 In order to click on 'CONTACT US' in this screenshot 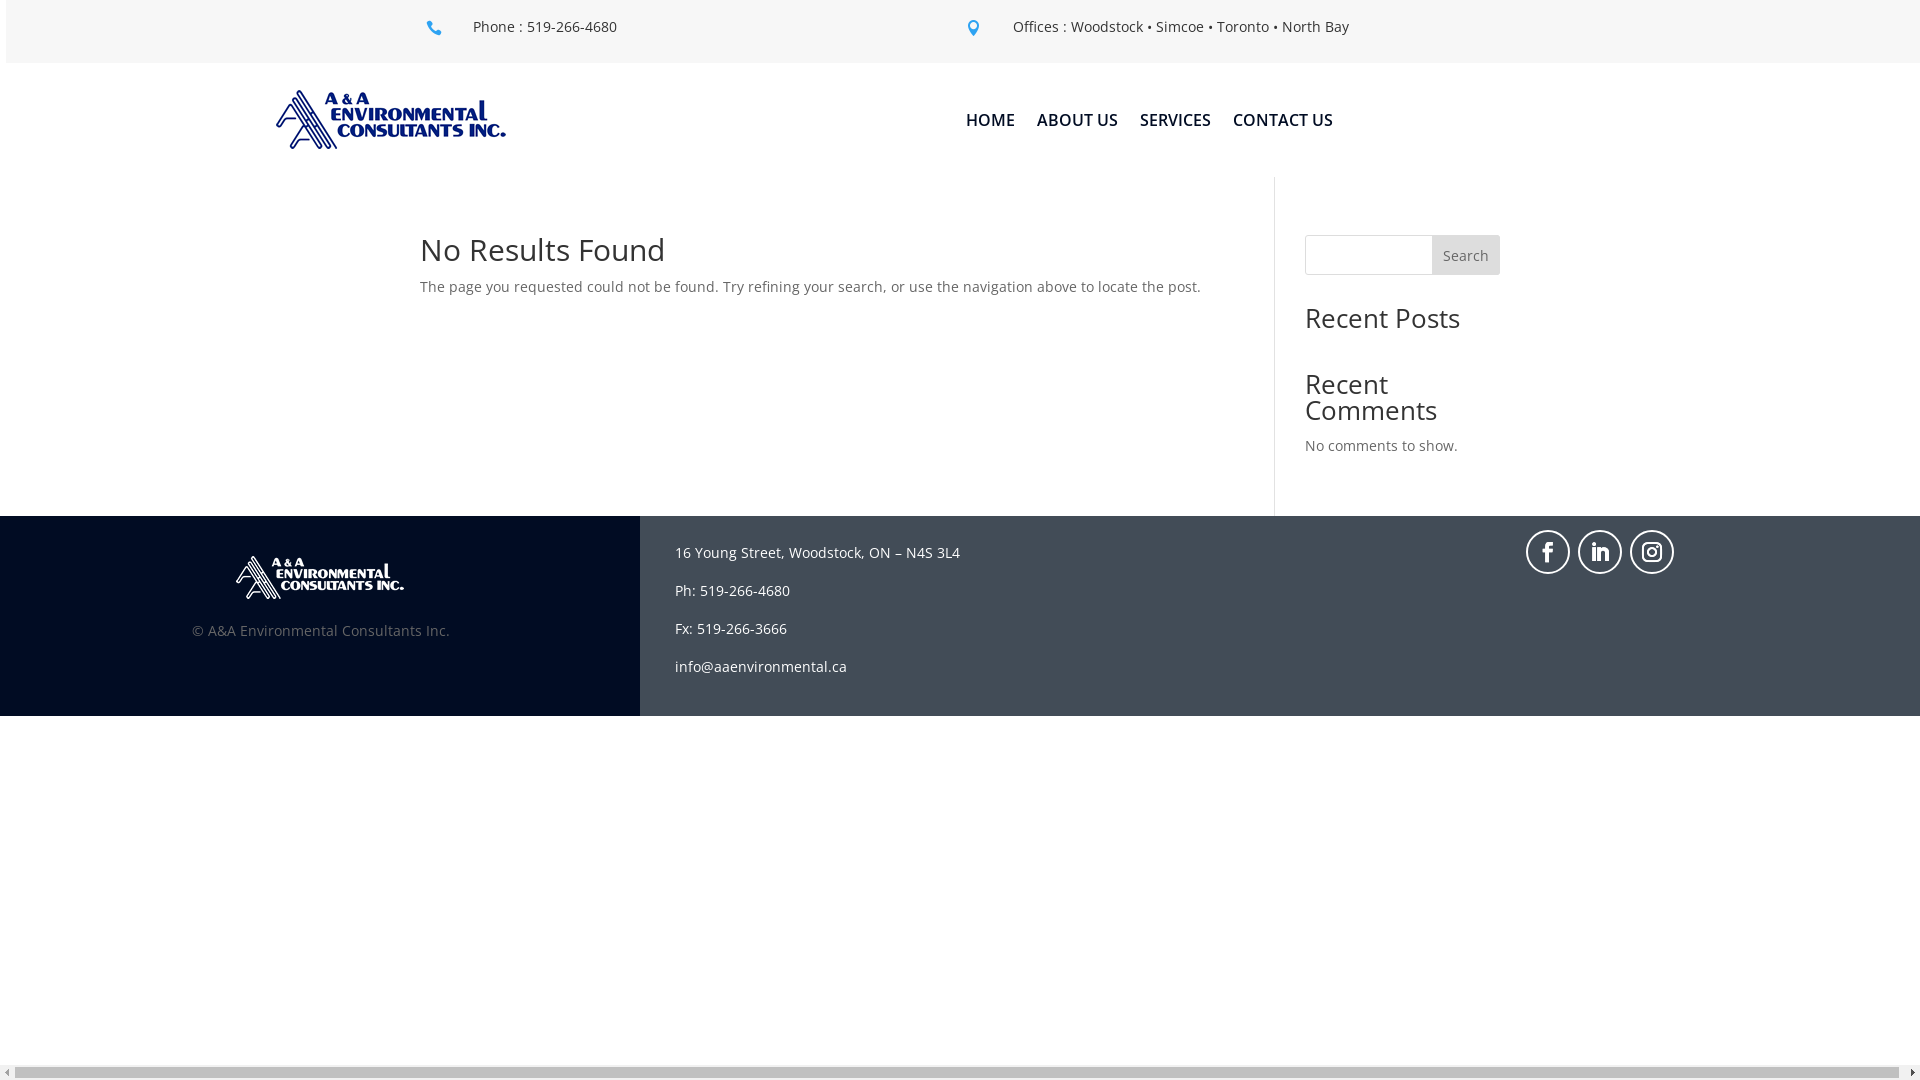, I will do `click(1282, 123)`.